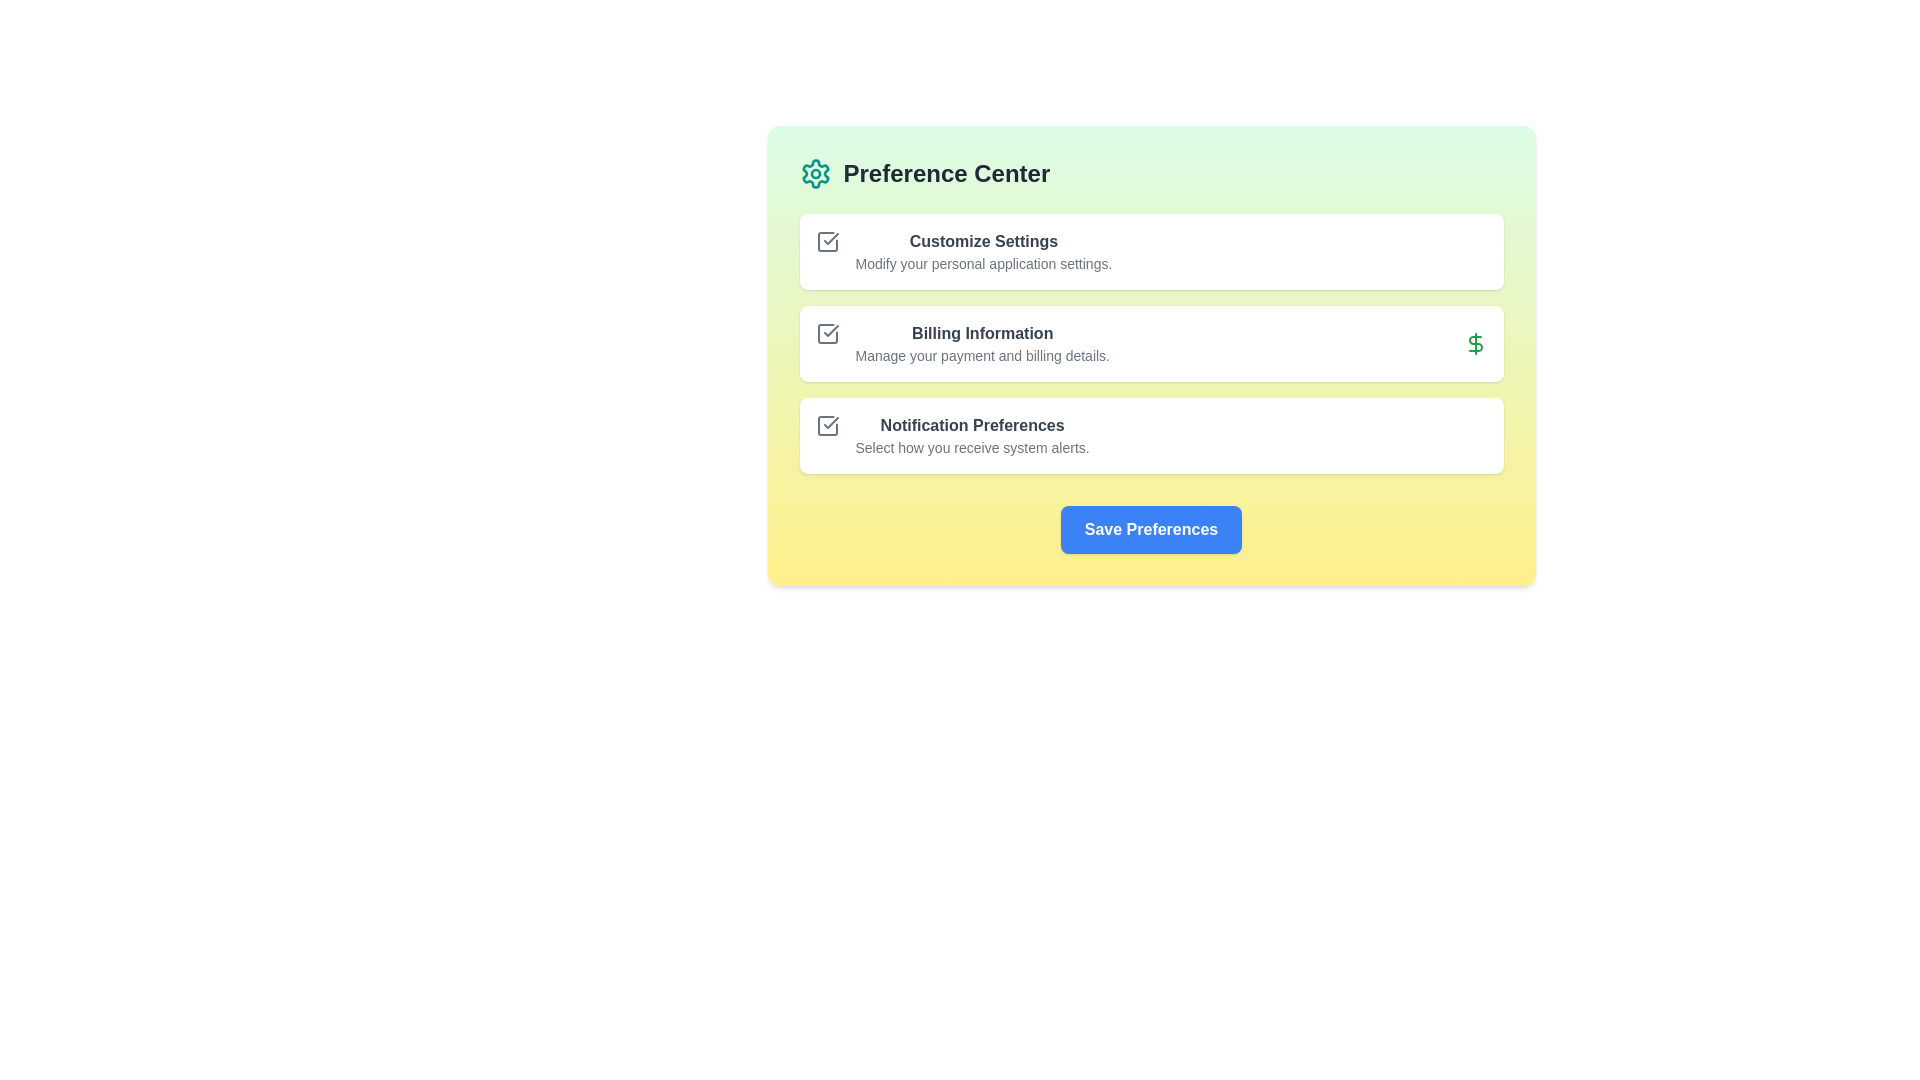 This screenshot has width=1920, height=1080. What do you see at coordinates (982, 342) in the screenshot?
I see `text block titled 'Billing Information' which contains the subtext 'Manage your payment and billing details.' This element is located in the middle section of the 'Preference Center' interface, specifically in the second row of options` at bounding box center [982, 342].